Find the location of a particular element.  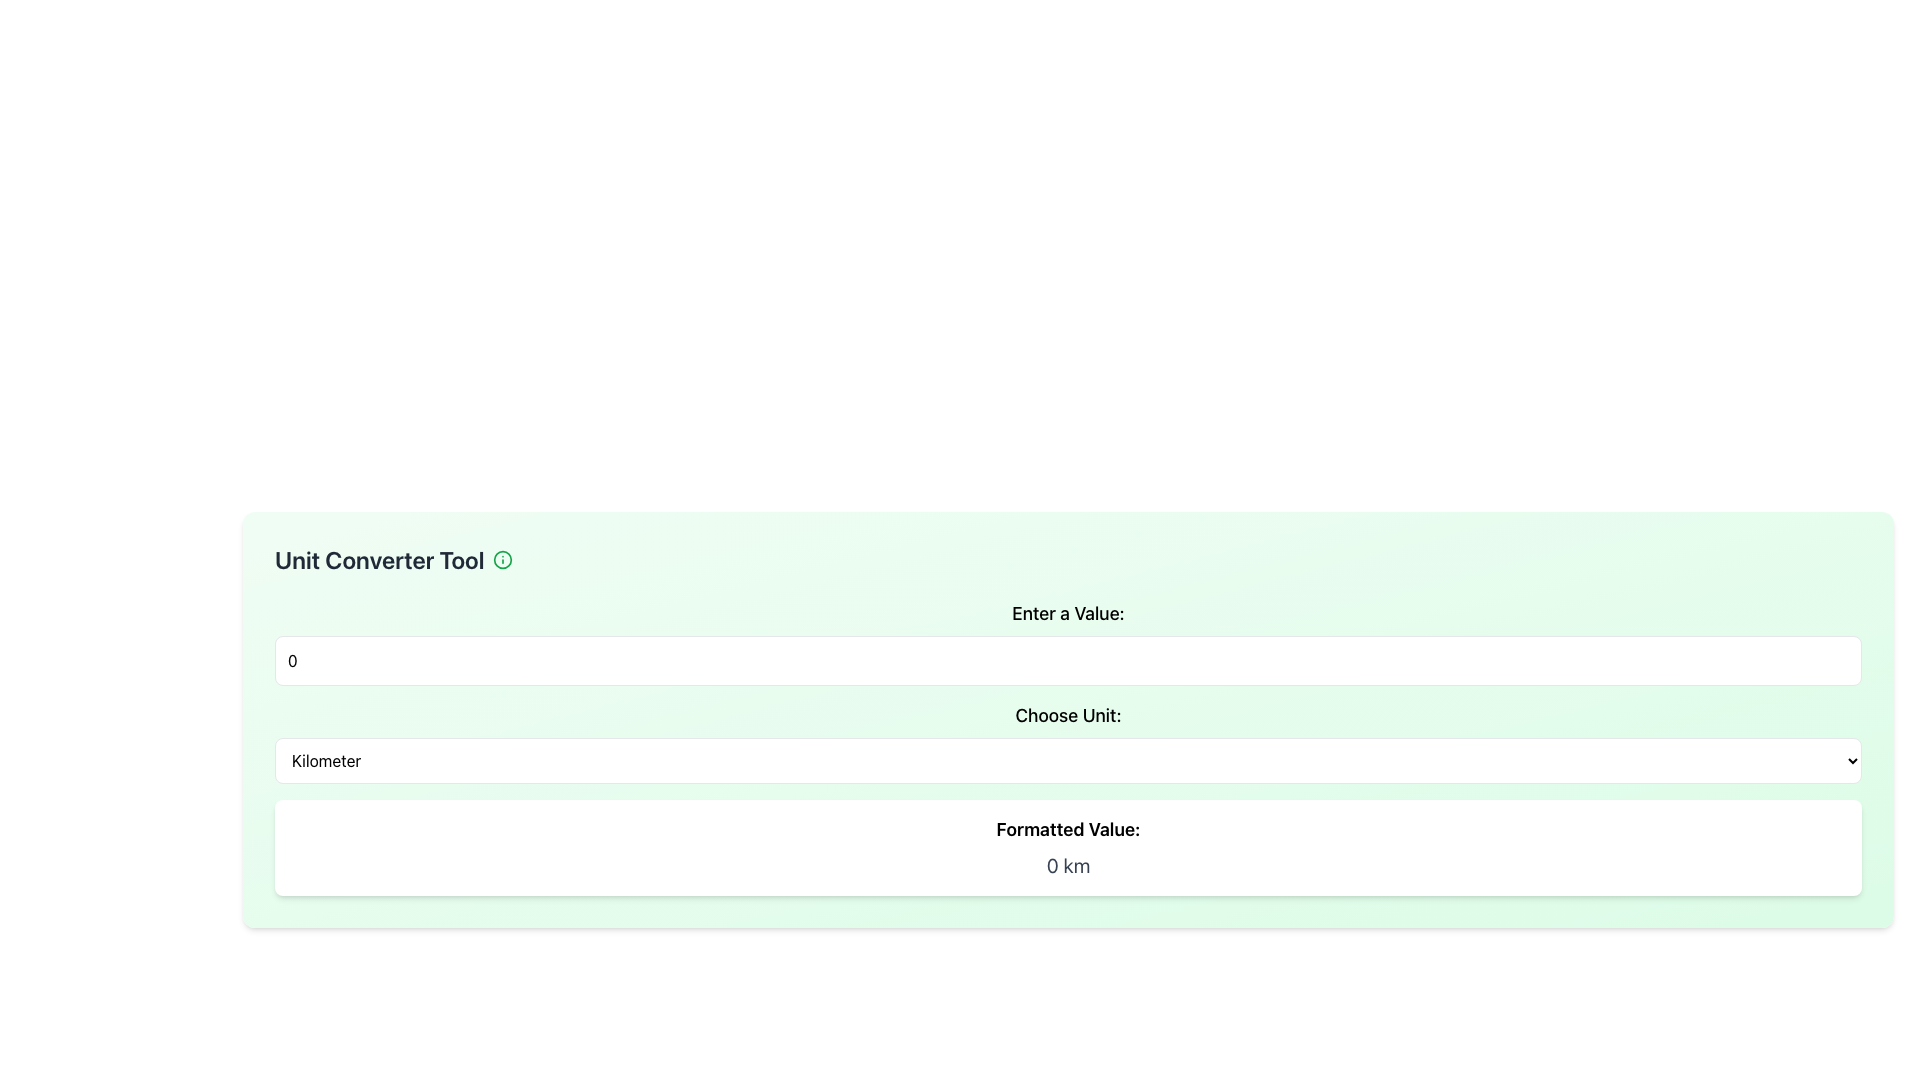

the Dropdown menu for unit selection located in the 'Unit Converter Tool' below the 'Enter a Value' input field is located at coordinates (1067, 743).